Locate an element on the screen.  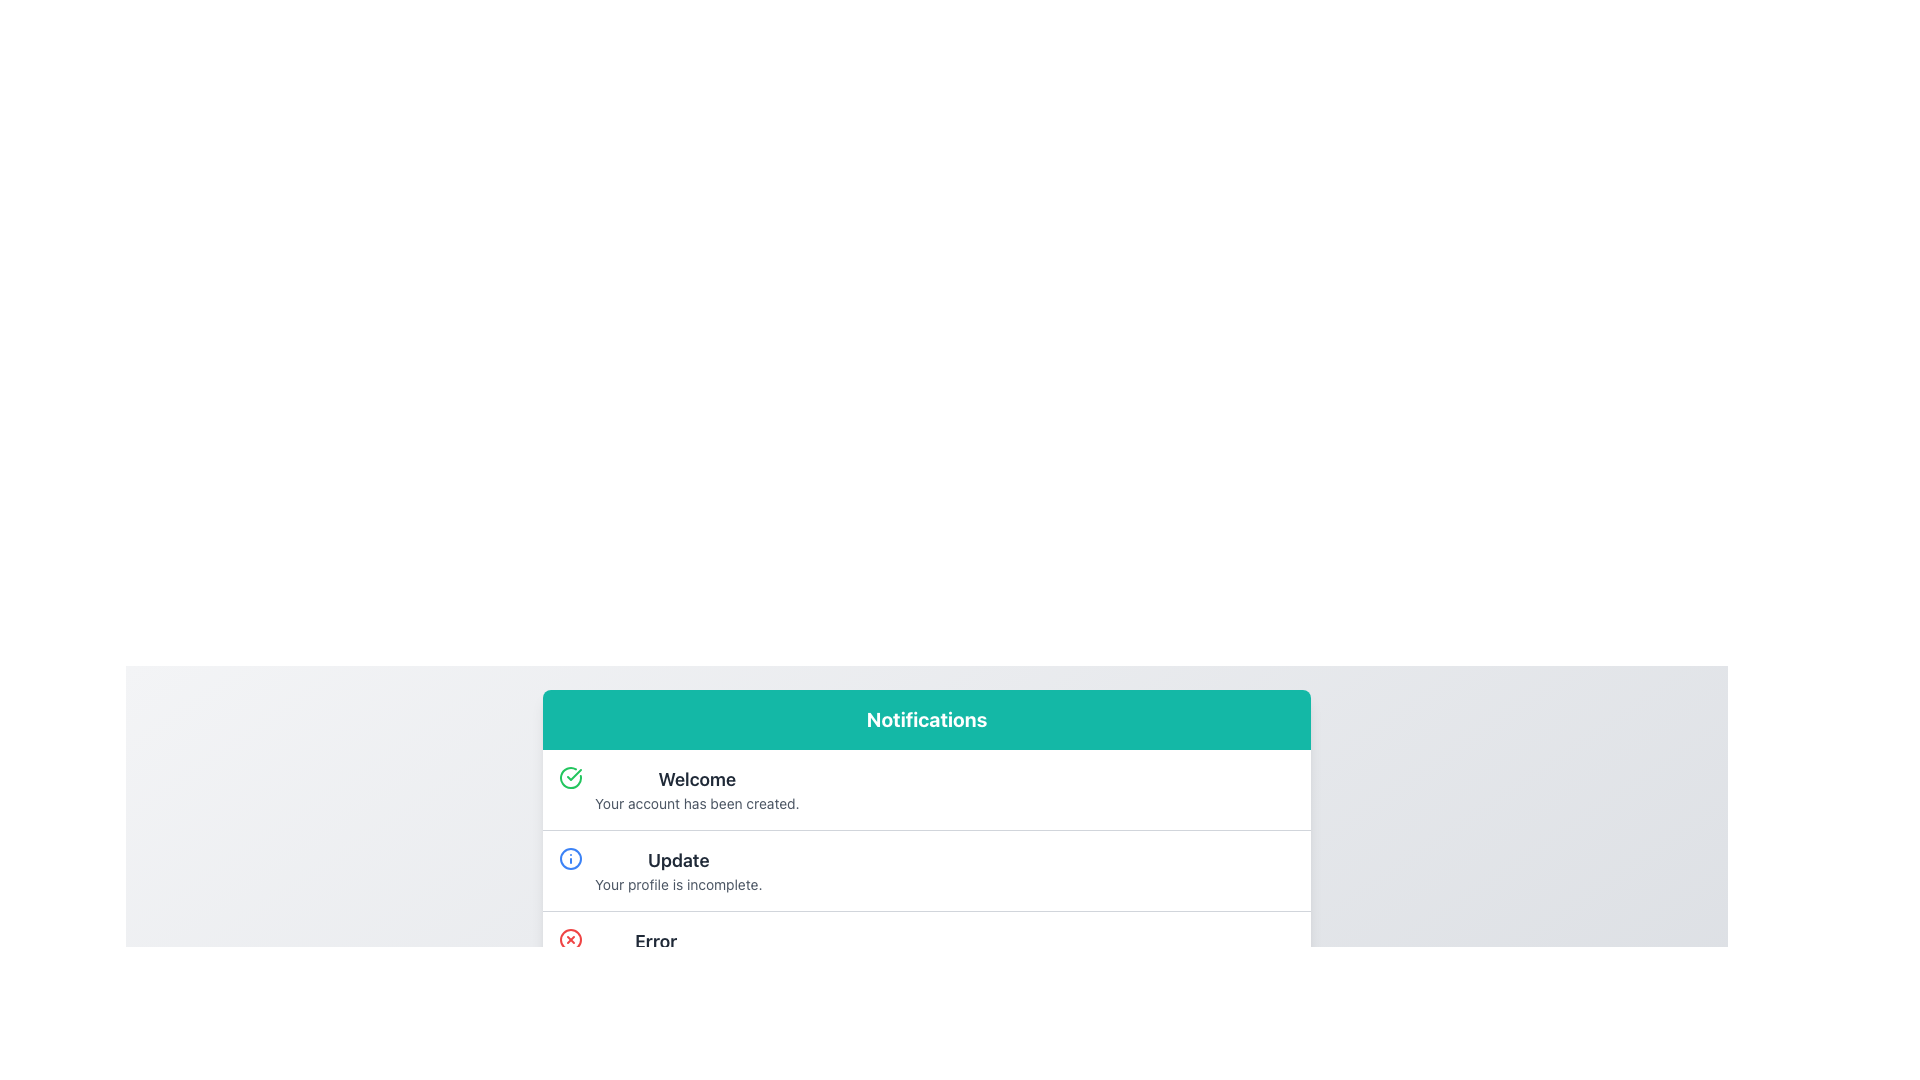
the checkmark shape within the circular success icon located to the left of the label 'Welcome' in the 'Notifications' section is located at coordinates (573, 774).